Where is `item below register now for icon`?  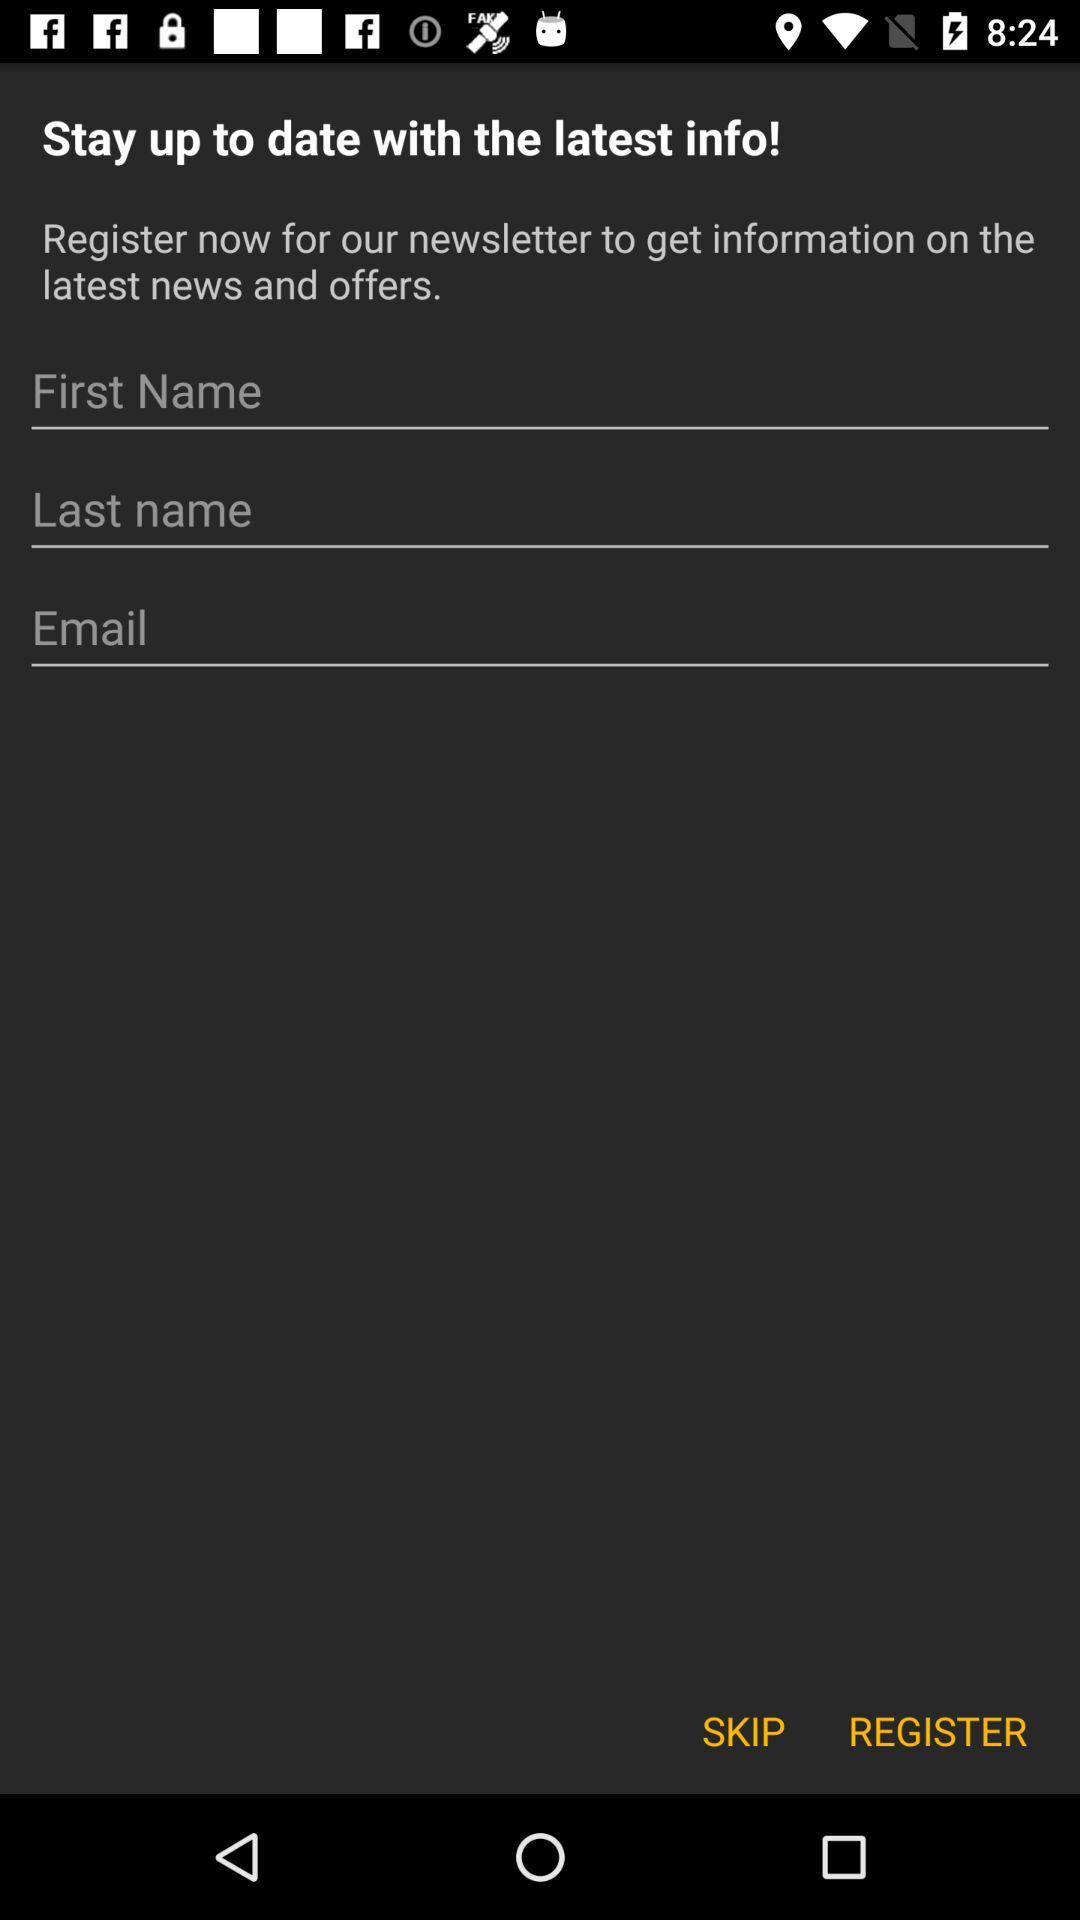
item below register now for icon is located at coordinates (540, 390).